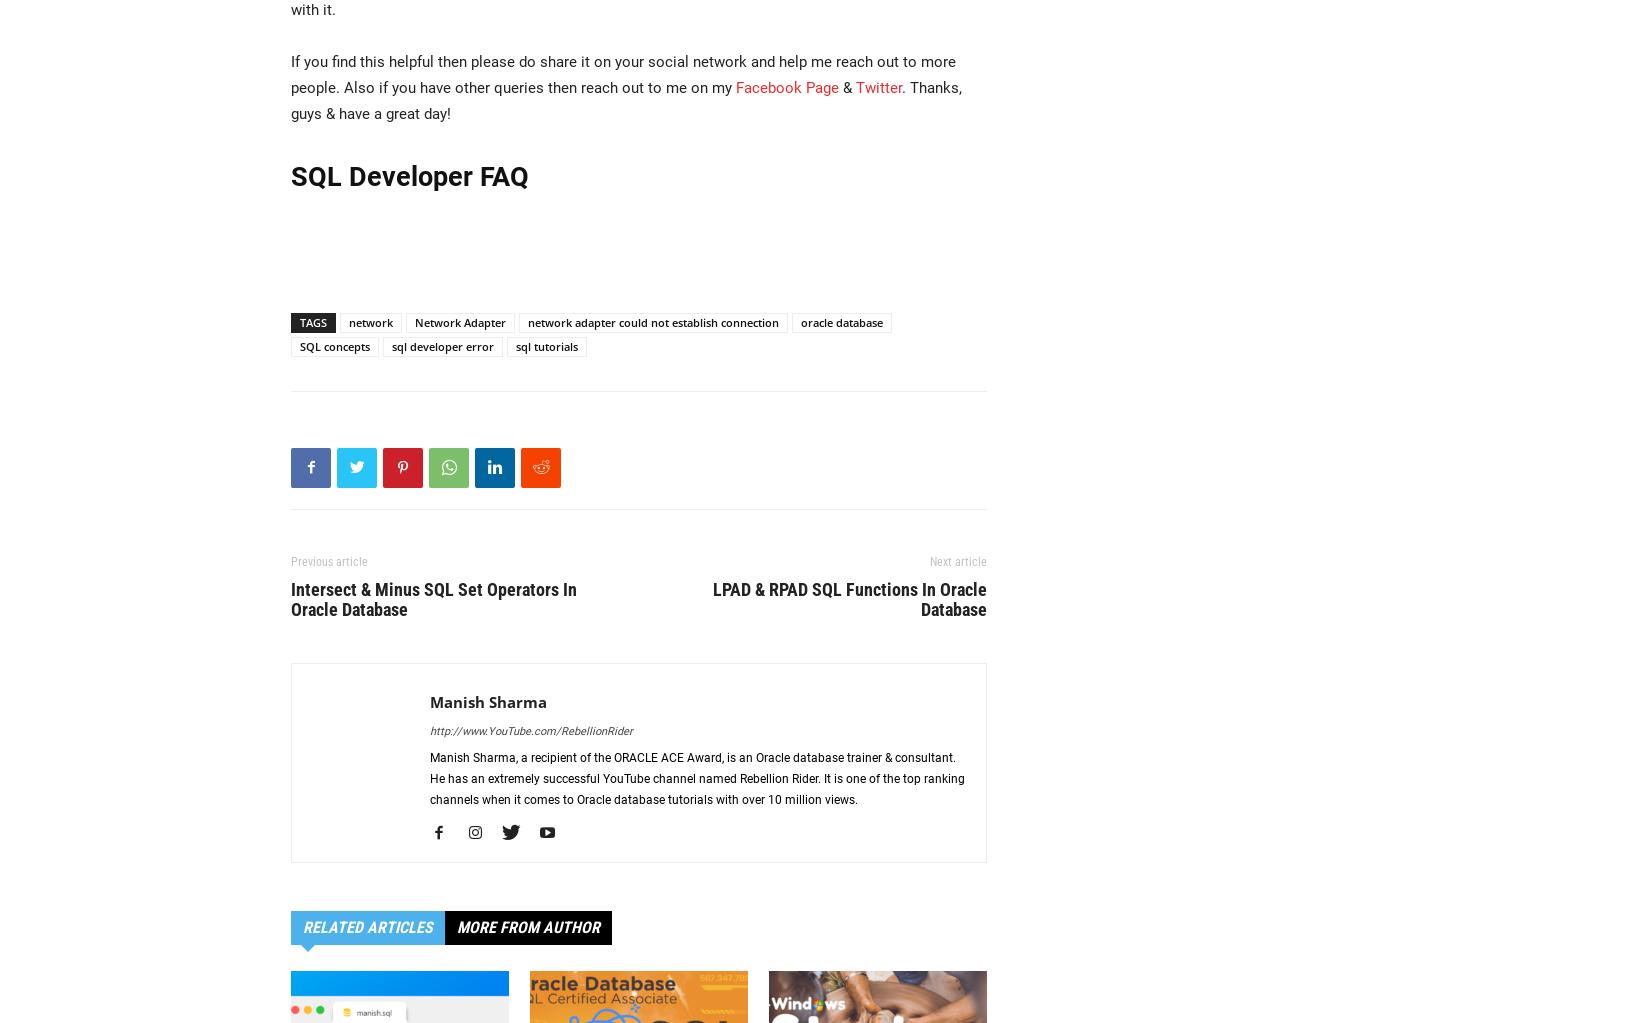 The height and width of the screenshot is (1023, 1650). I want to click on 'sql tutorials', so click(545, 345).